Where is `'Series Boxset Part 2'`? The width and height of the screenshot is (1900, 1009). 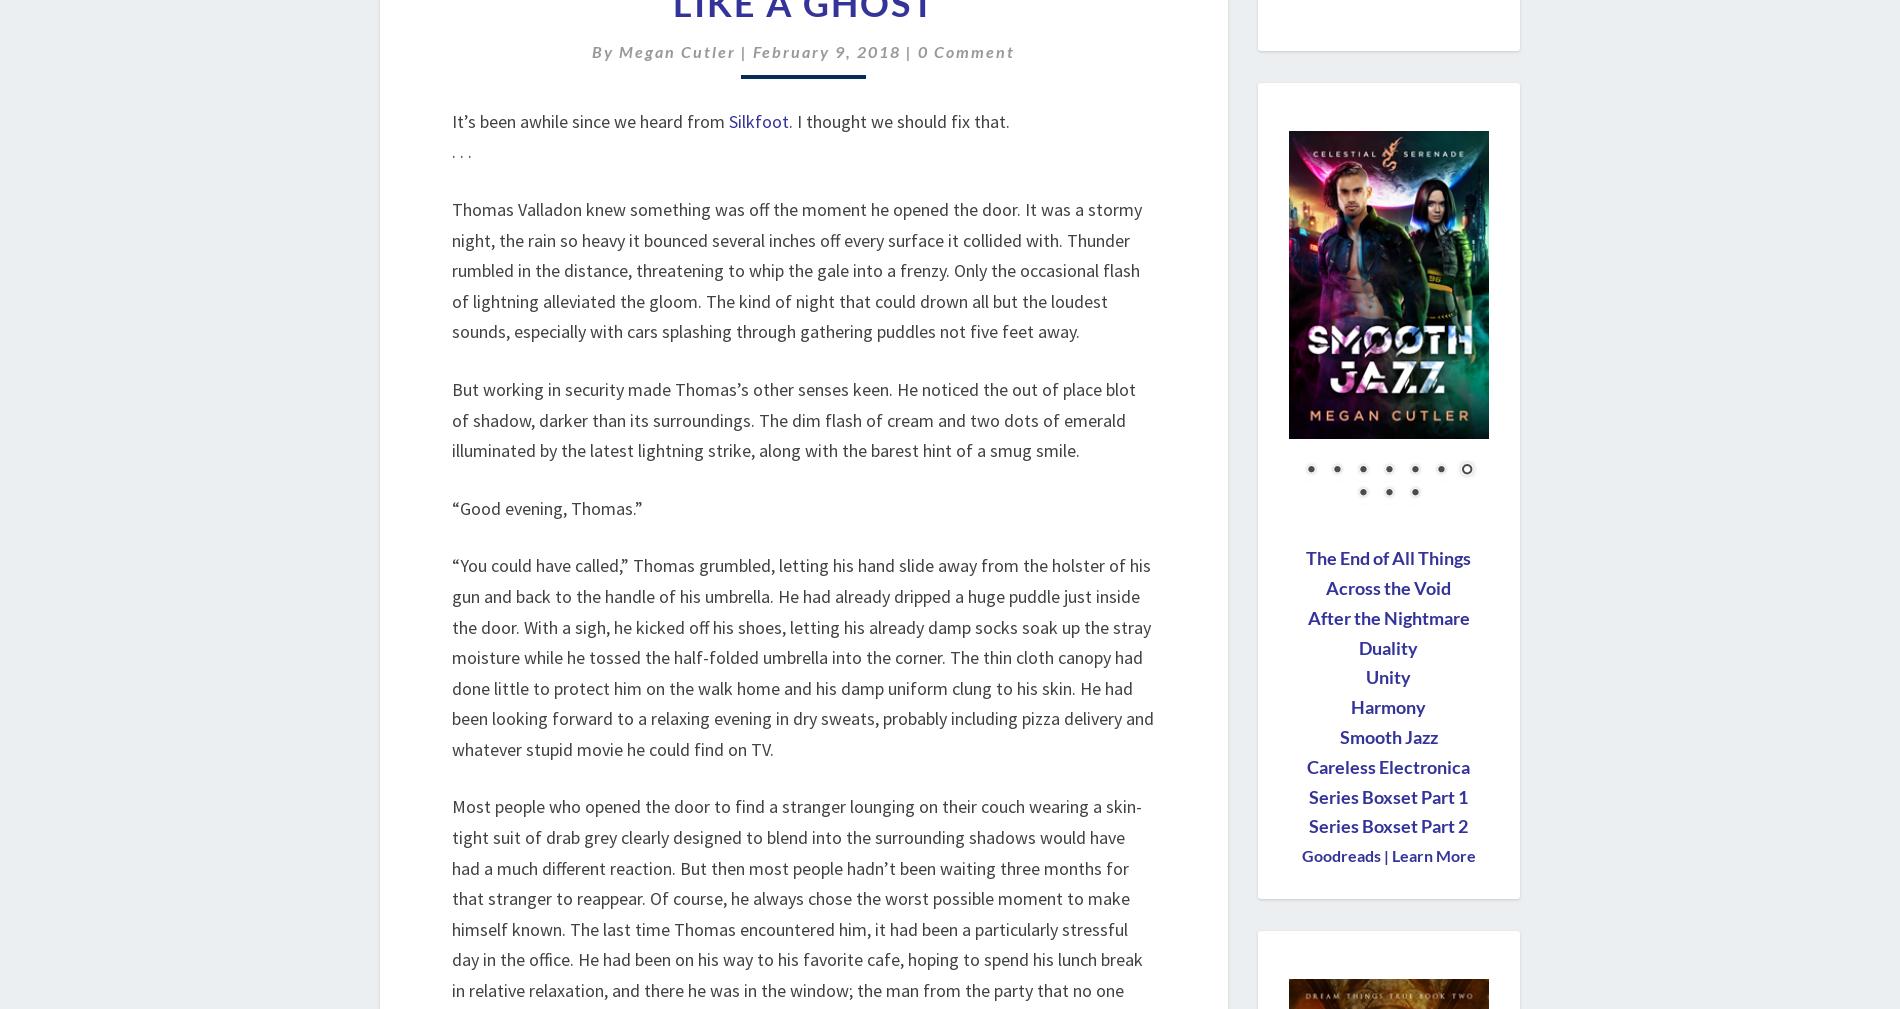
'Series Boxset Part 2' is located at coordinates (1387, 825).